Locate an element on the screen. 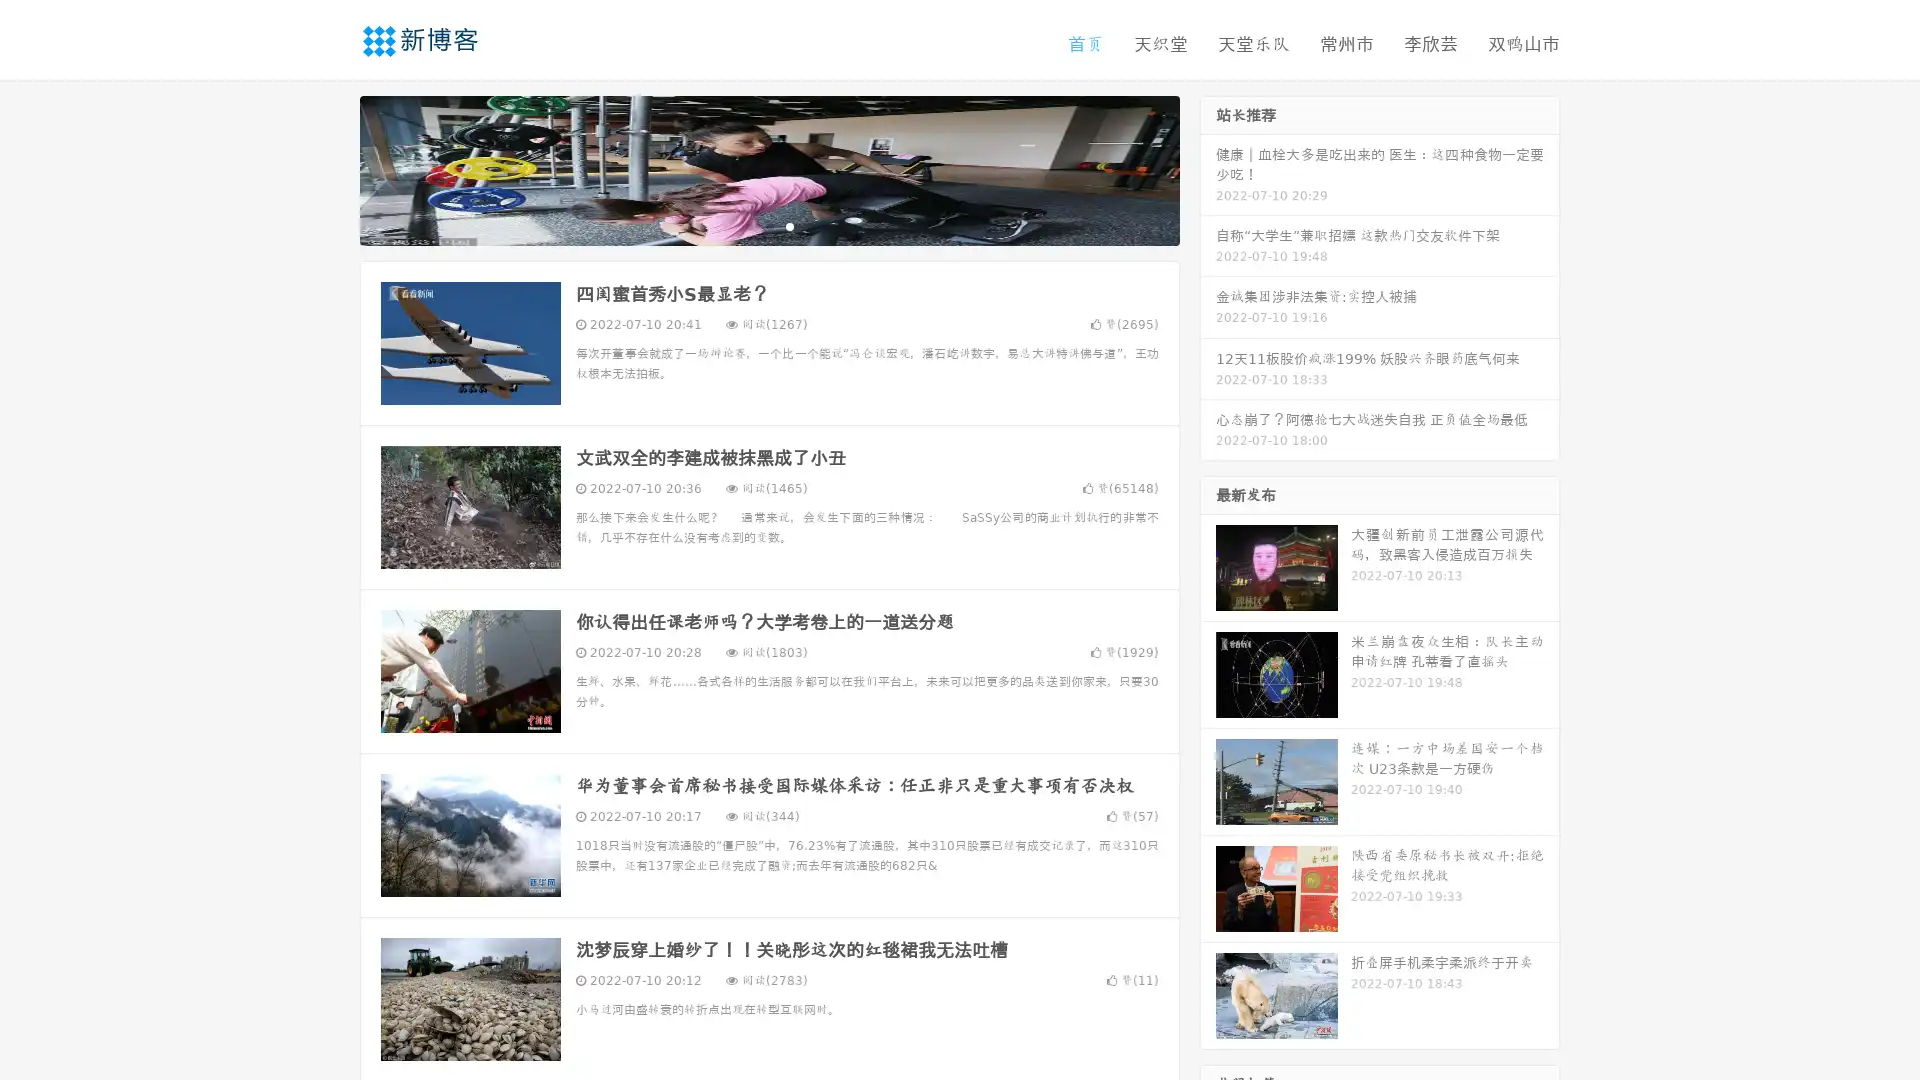  Go to slide 2 is located at coordinates (768, 225).